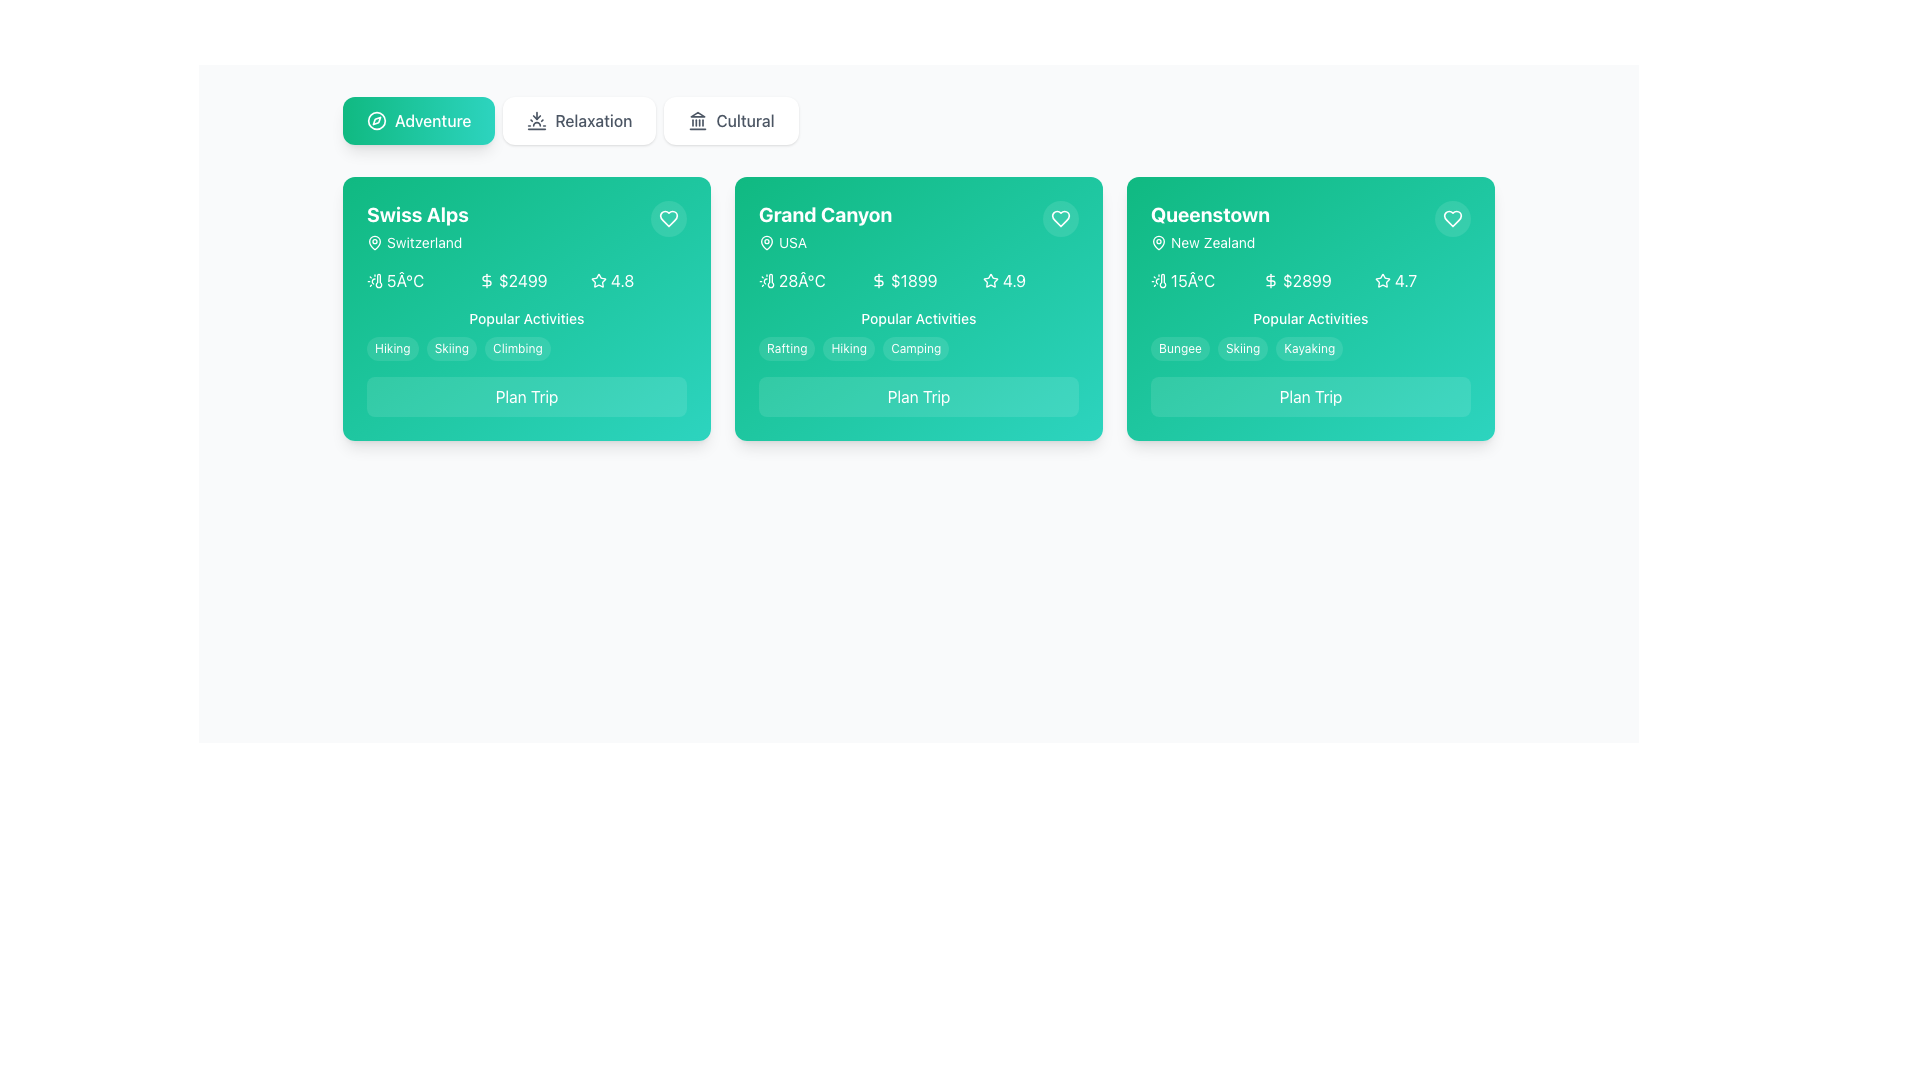 This screenshot has width=1920, height=1080. What do you see at coordinates (523, 281) in the screenshot?
I see `price value displayed in the text label associated with the 'Swiss Alps' travel offer, positioned above the star rating and aligned with the dollar sign icon` at bounding box center [523, 281].